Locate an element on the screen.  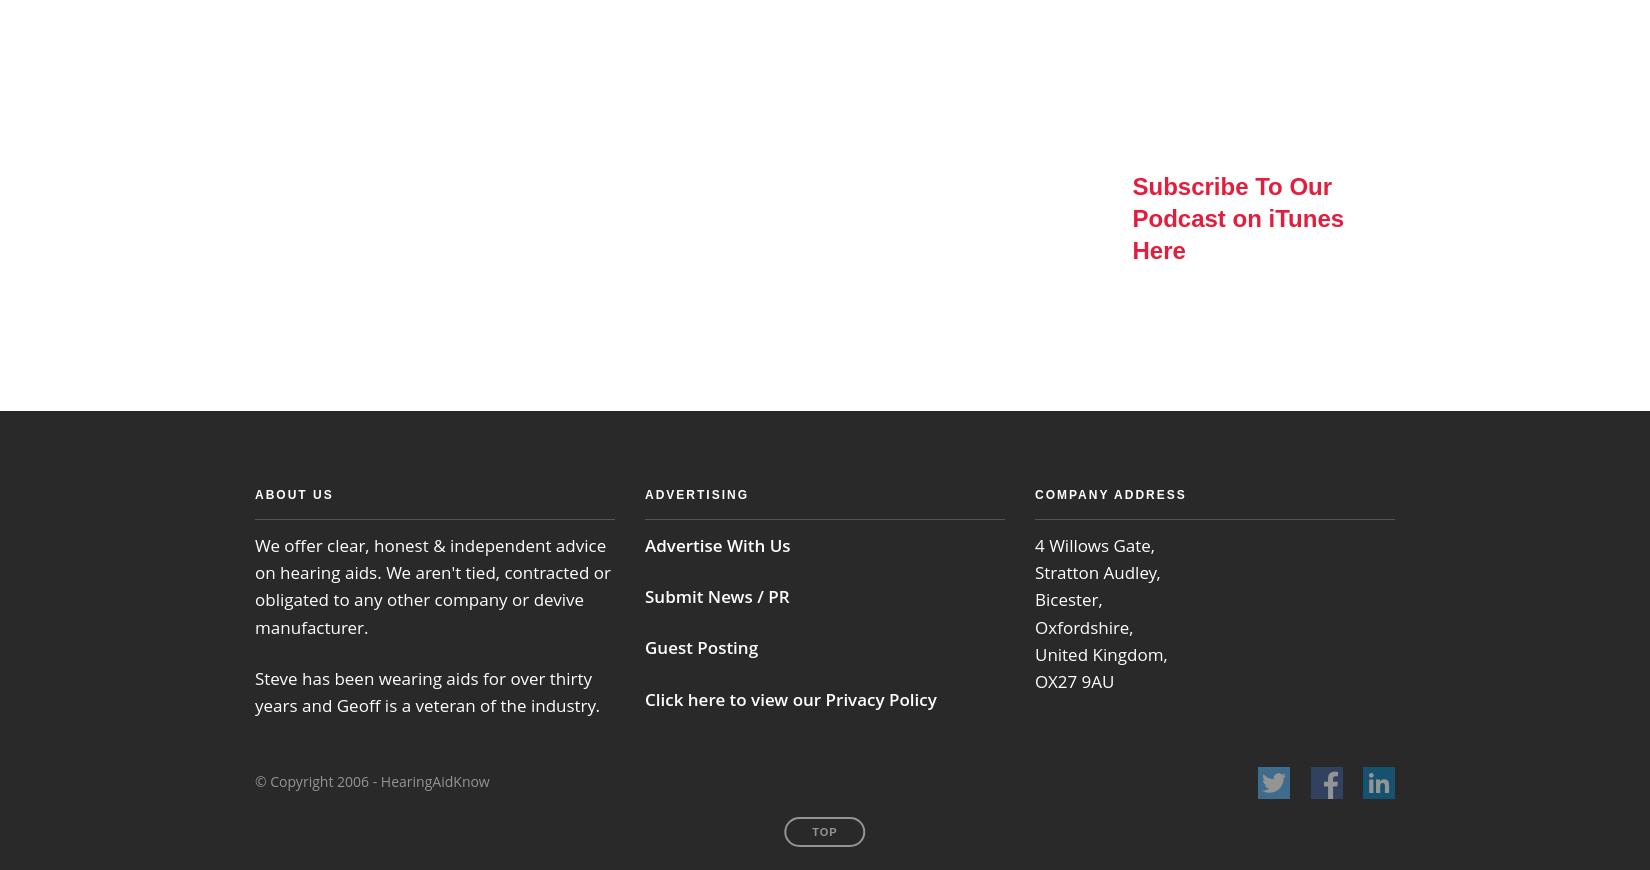
'Advertise With Us' is located at coordinates (716, 543).